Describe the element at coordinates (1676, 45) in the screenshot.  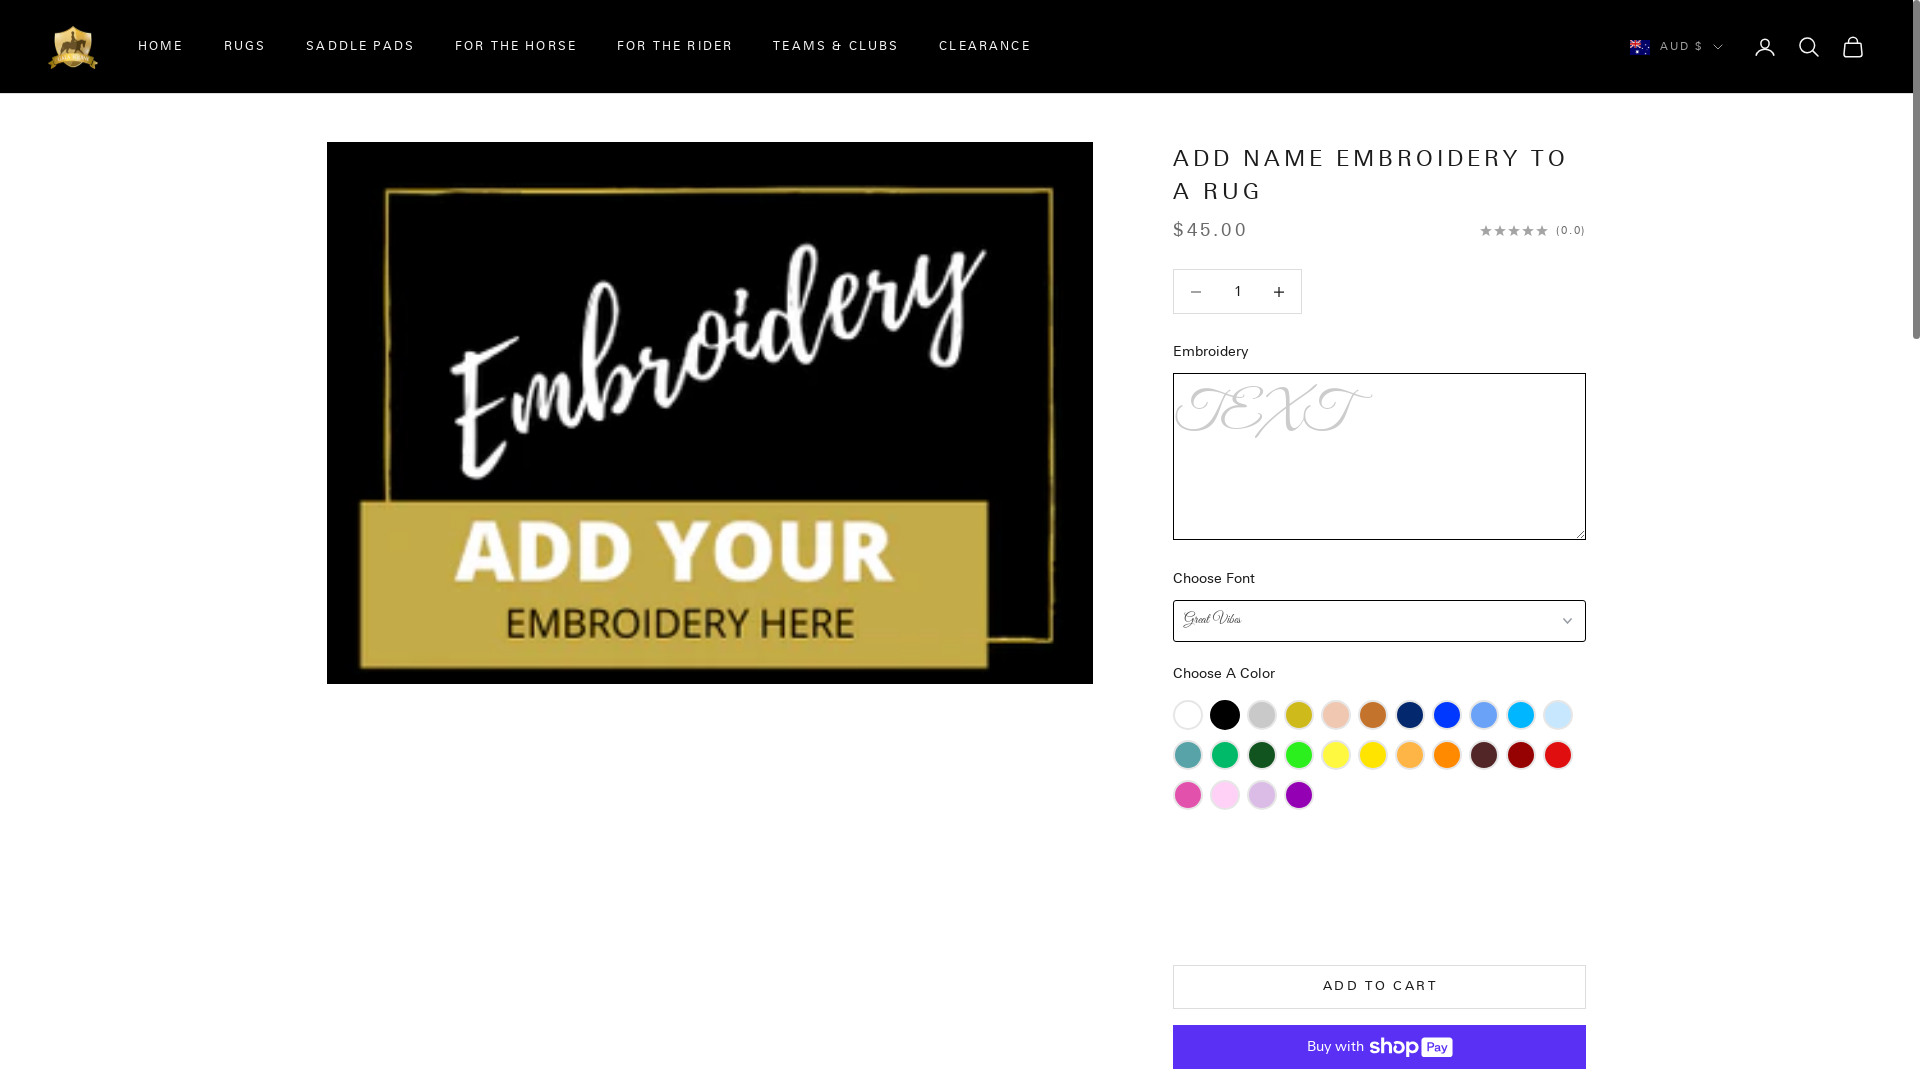
I see `'AUD $'` at that location.